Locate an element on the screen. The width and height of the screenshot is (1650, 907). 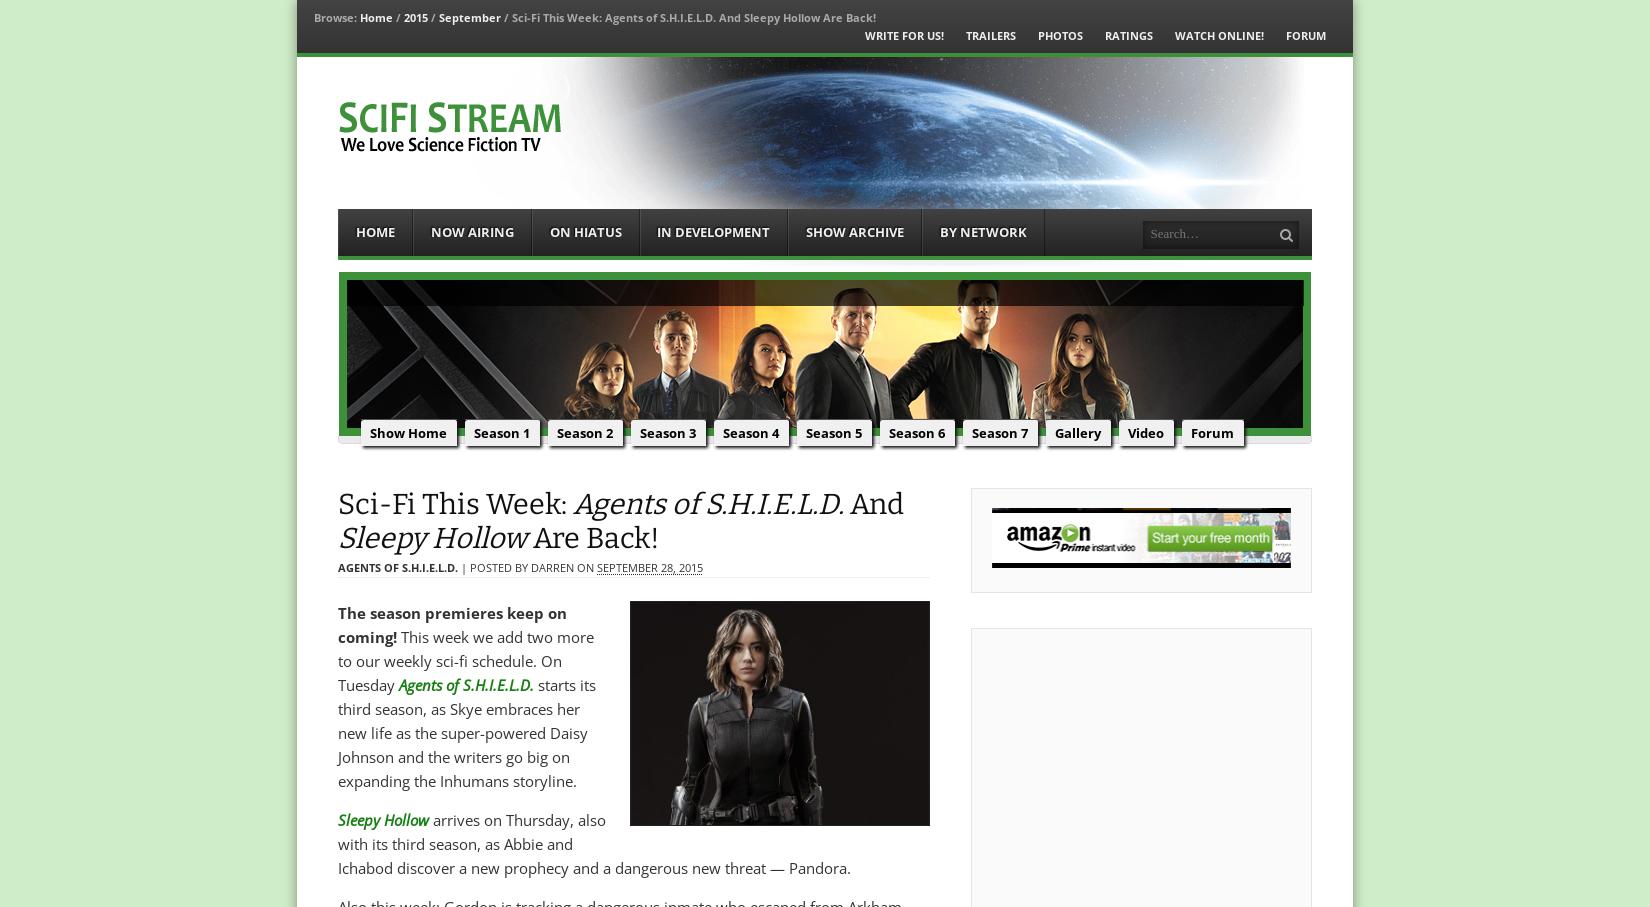
'In Development' is located at coordinates (712, 232).